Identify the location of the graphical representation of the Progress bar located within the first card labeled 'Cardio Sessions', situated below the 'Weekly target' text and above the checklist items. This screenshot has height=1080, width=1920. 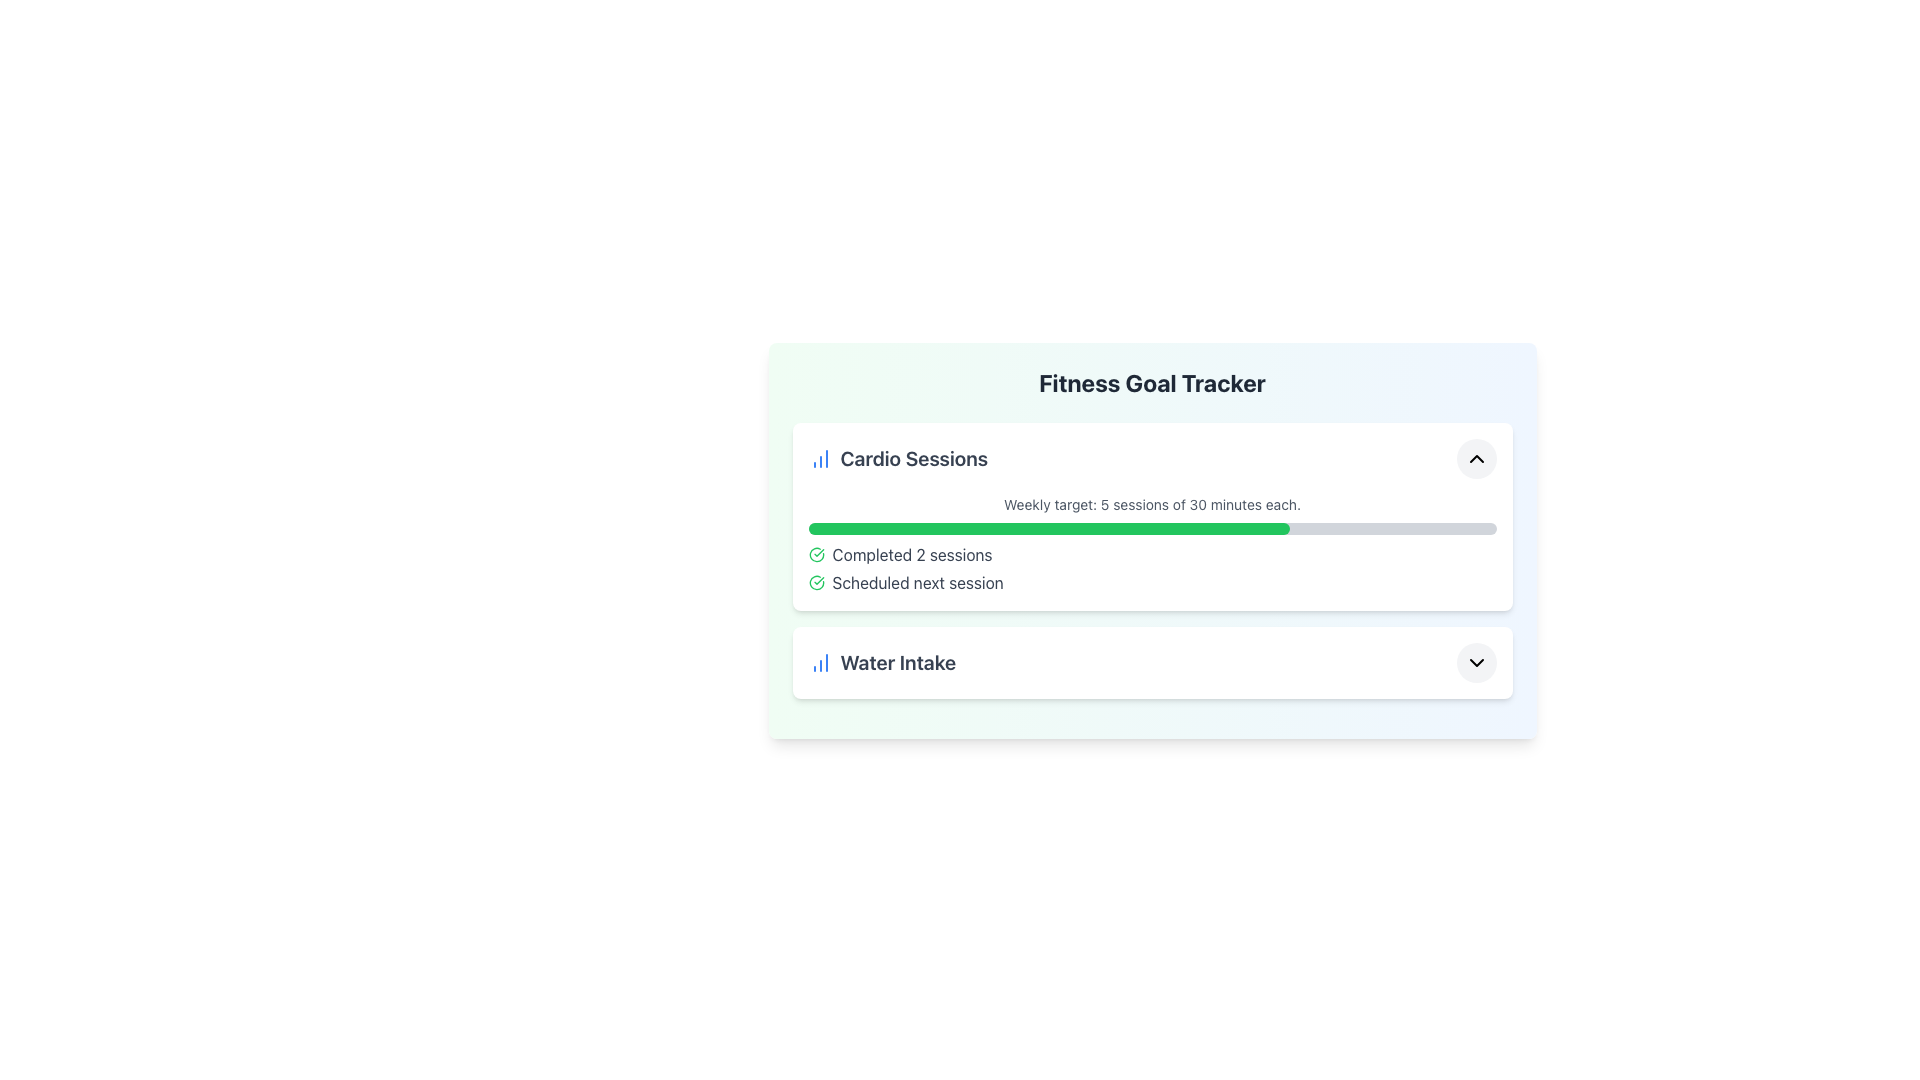
(1152, 540).